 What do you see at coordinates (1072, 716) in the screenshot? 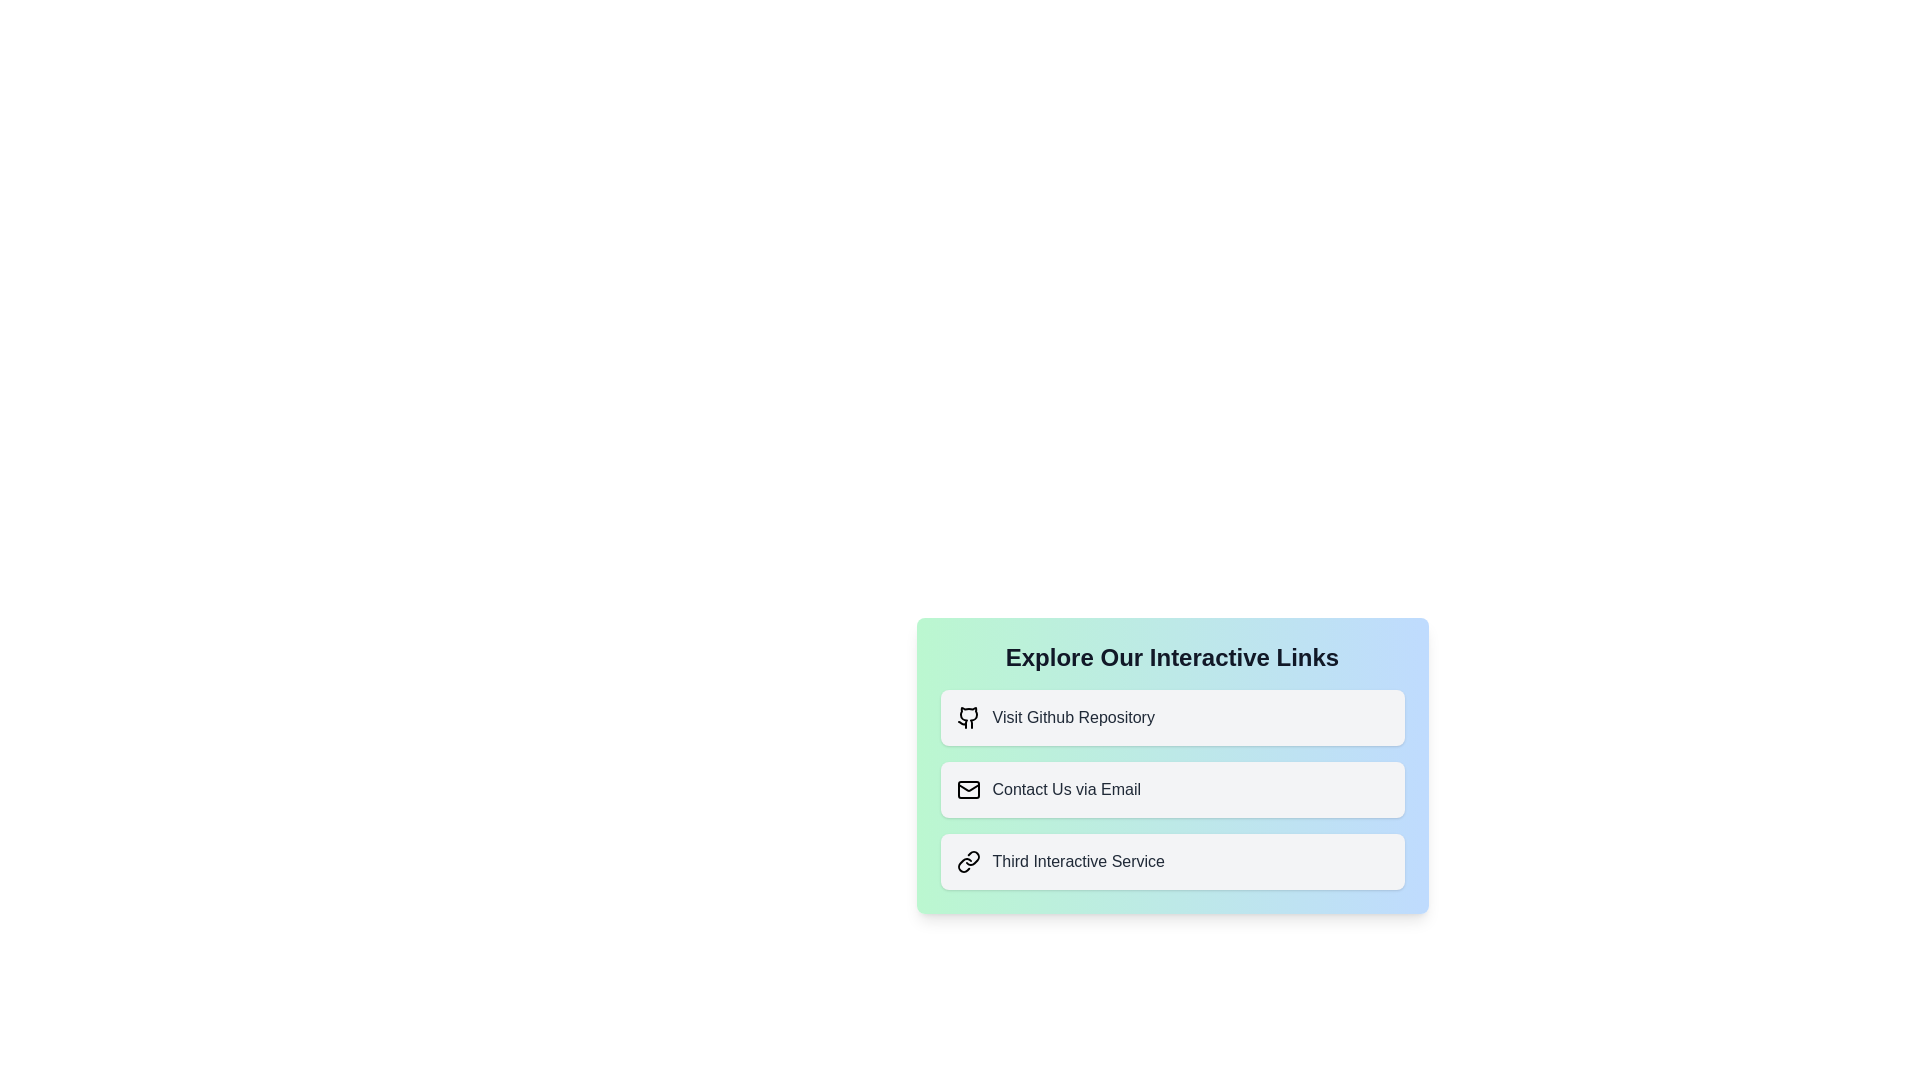
I see `the text label that informs the user about the link's purpose to visit the associated GitHub repository, located centrally within the first interactive link in the 'Explore Our Interactive Links' section` at bounding box center [1072, 716].